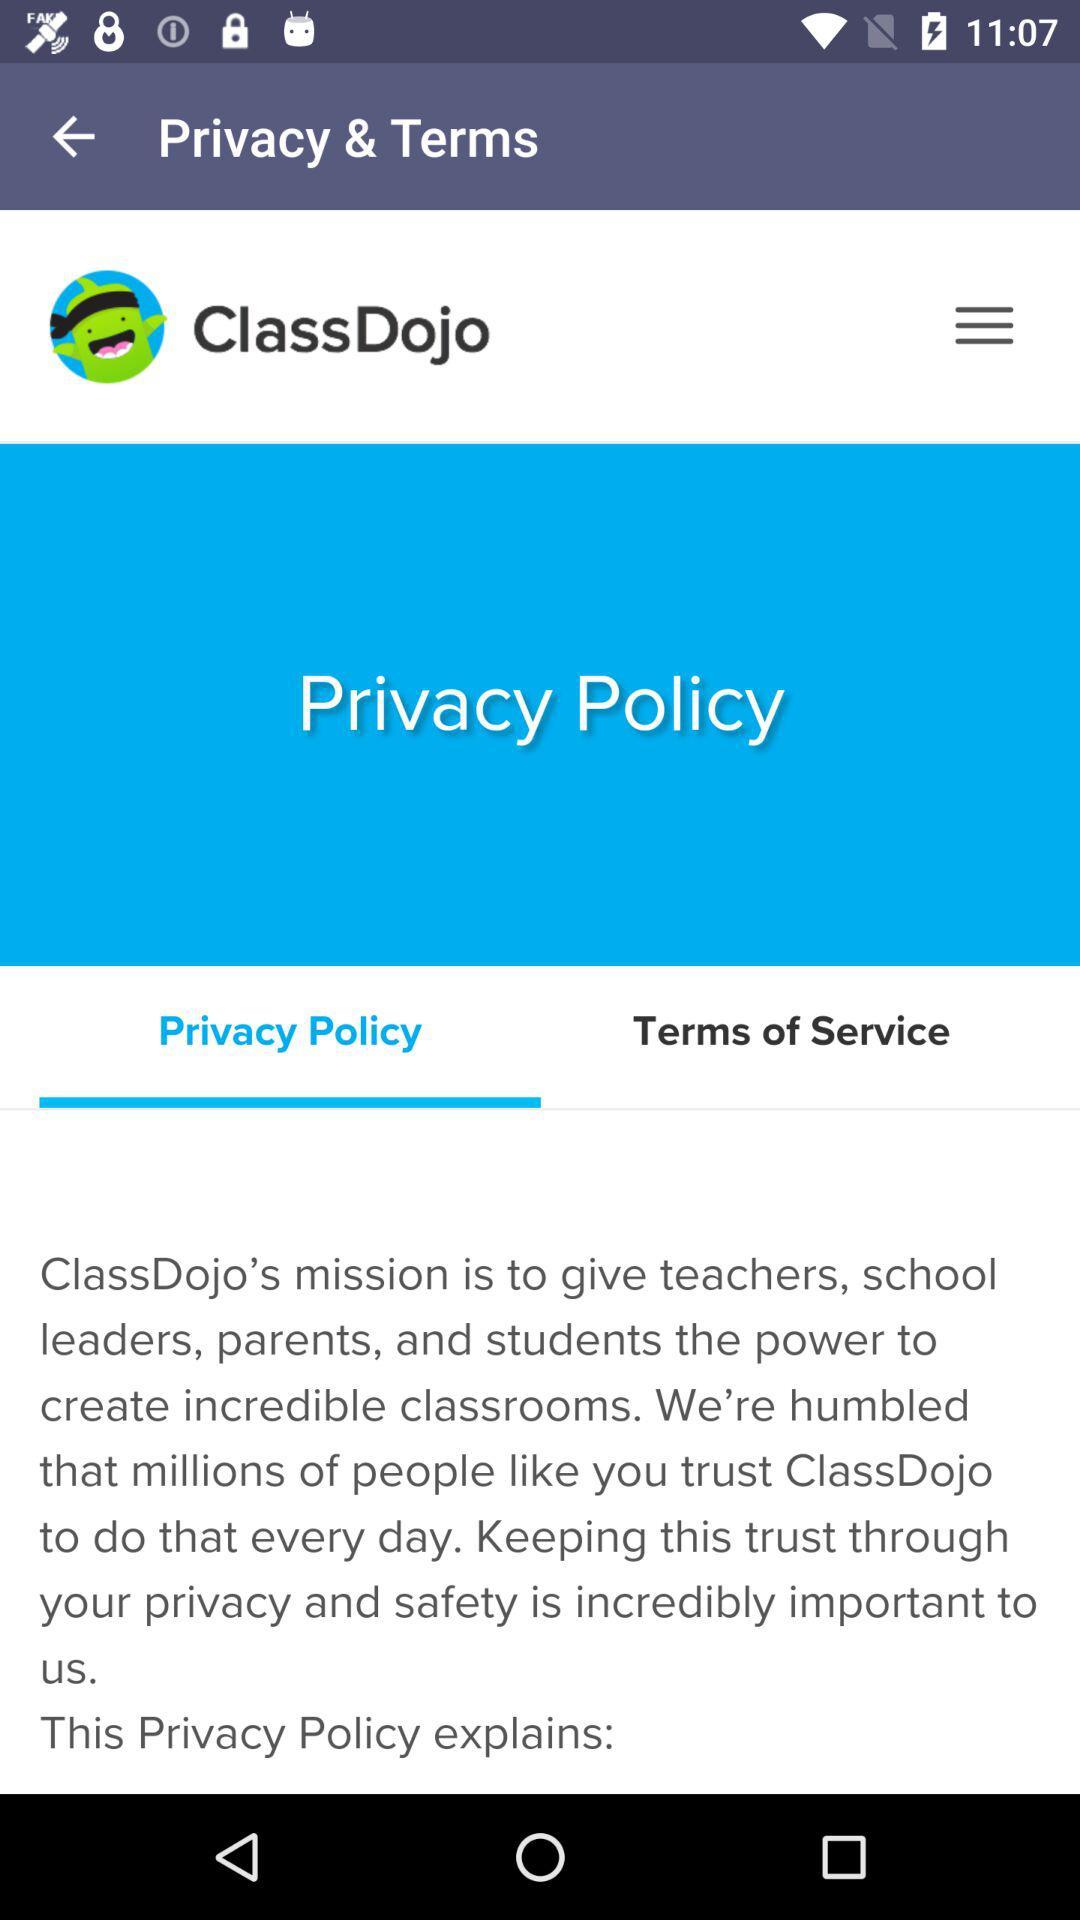 This screenshot has width=1080, height=1920. I want to click on advertisement page, so click(540, 1002).